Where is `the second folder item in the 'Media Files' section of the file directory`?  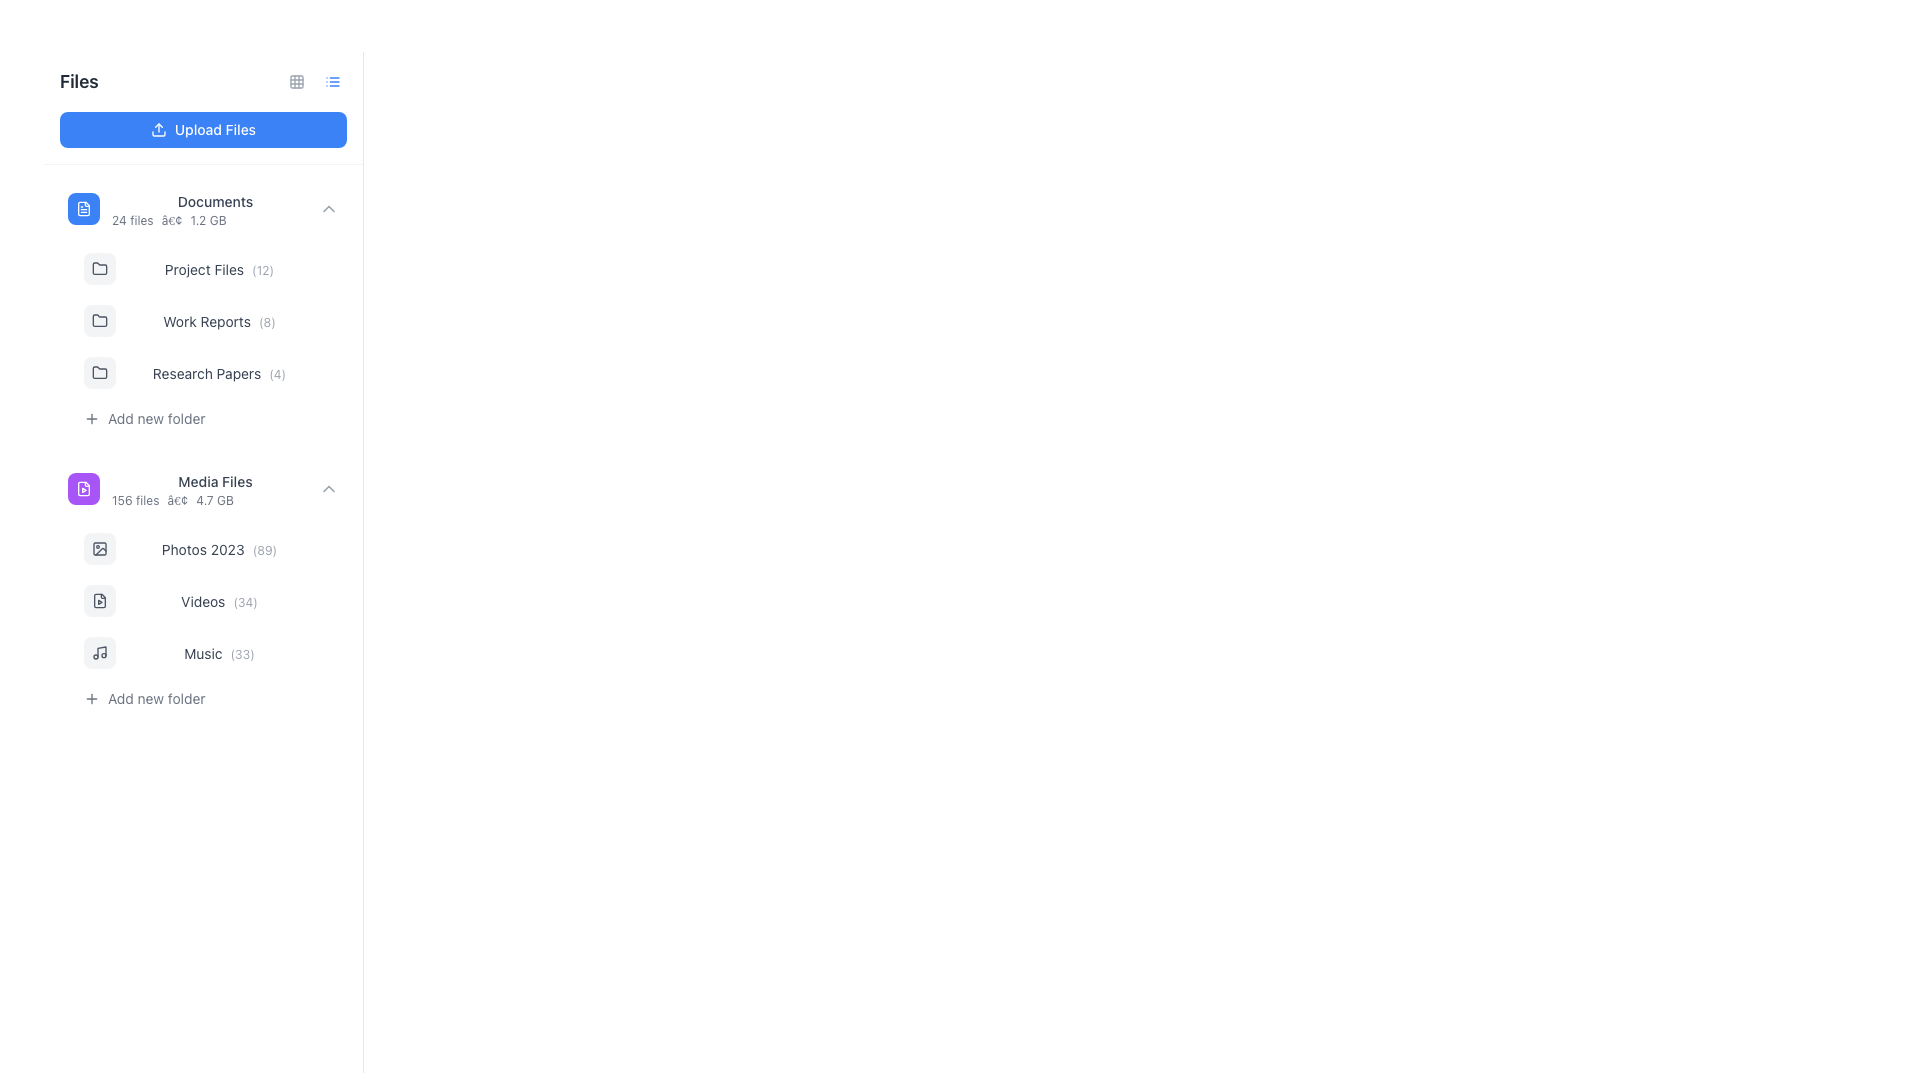 the second folder item in the 'Media Files' section of the file directory is located at coordinates (203, 588).